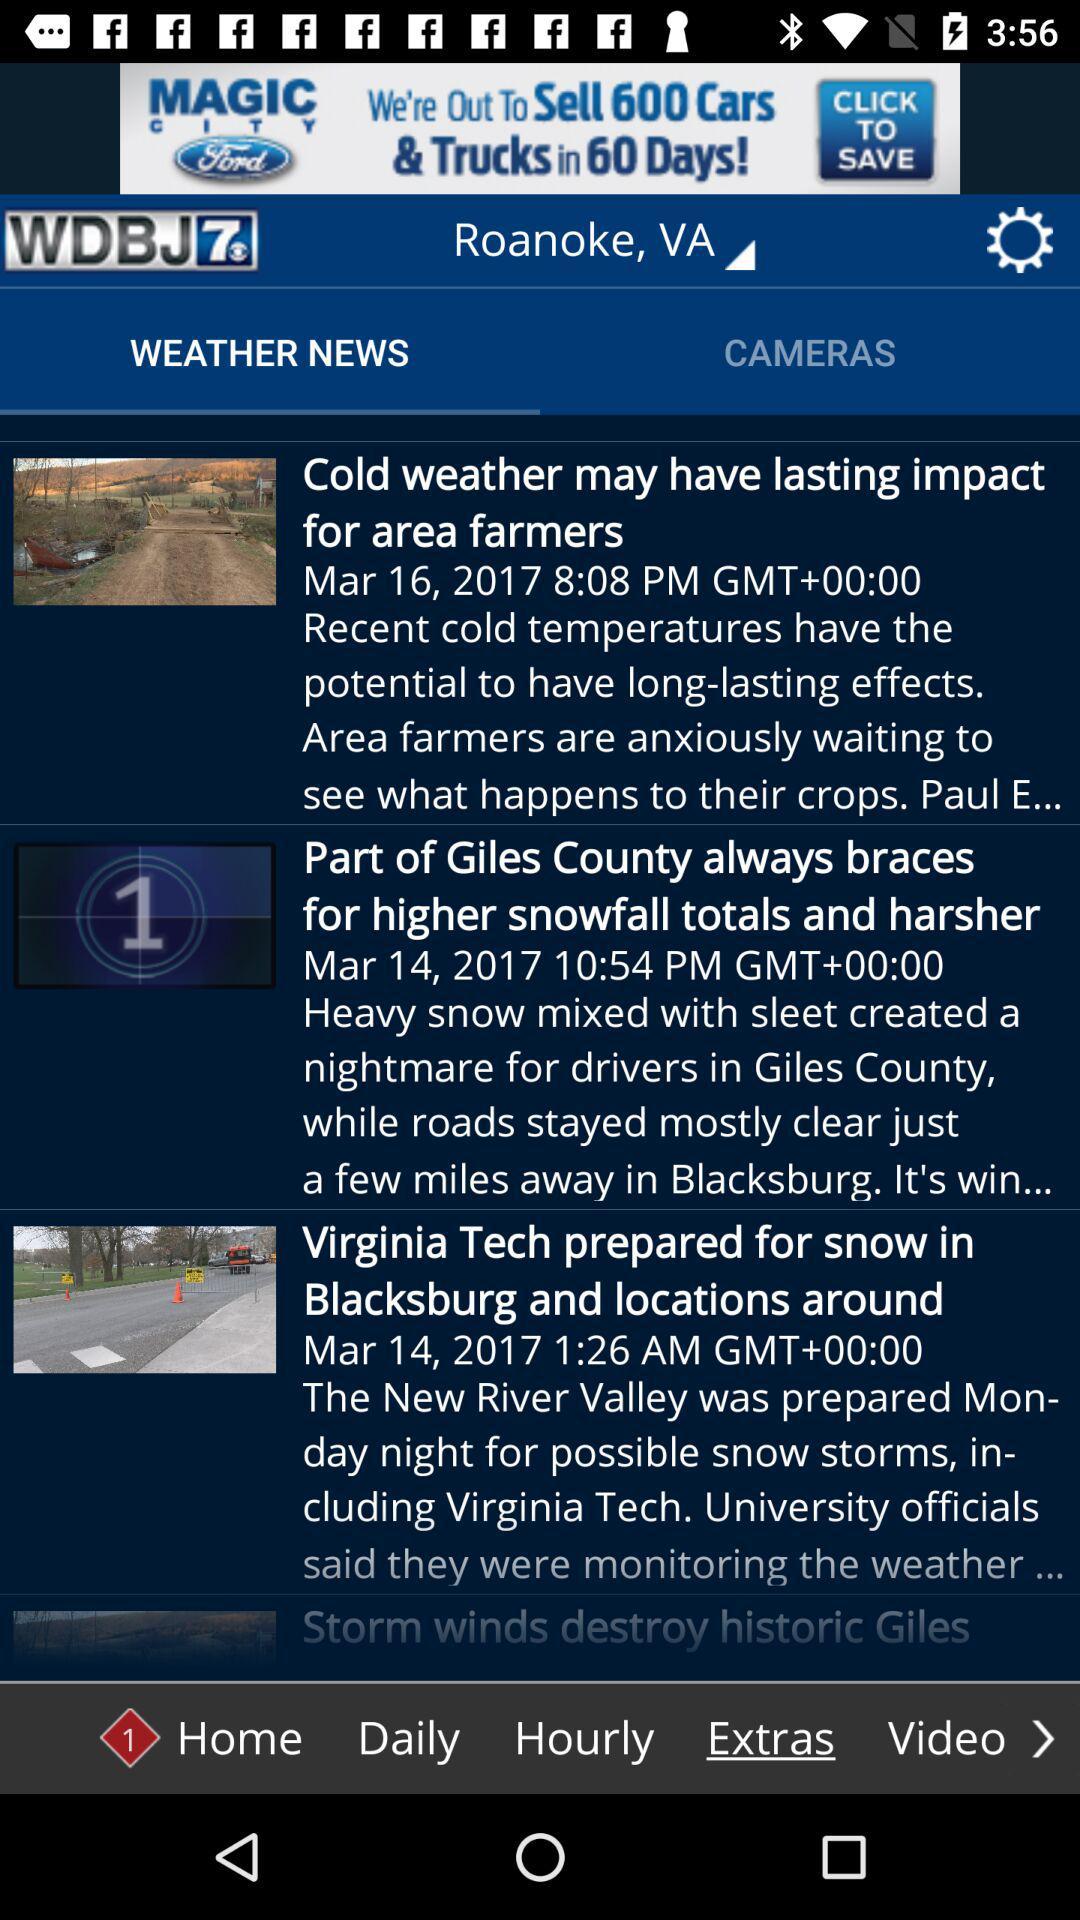 The width and height of the screenshot is (1080, 1920). Describe the element at coordinates (540, 127) in the screenshot. I see `advertisement page` at that location.